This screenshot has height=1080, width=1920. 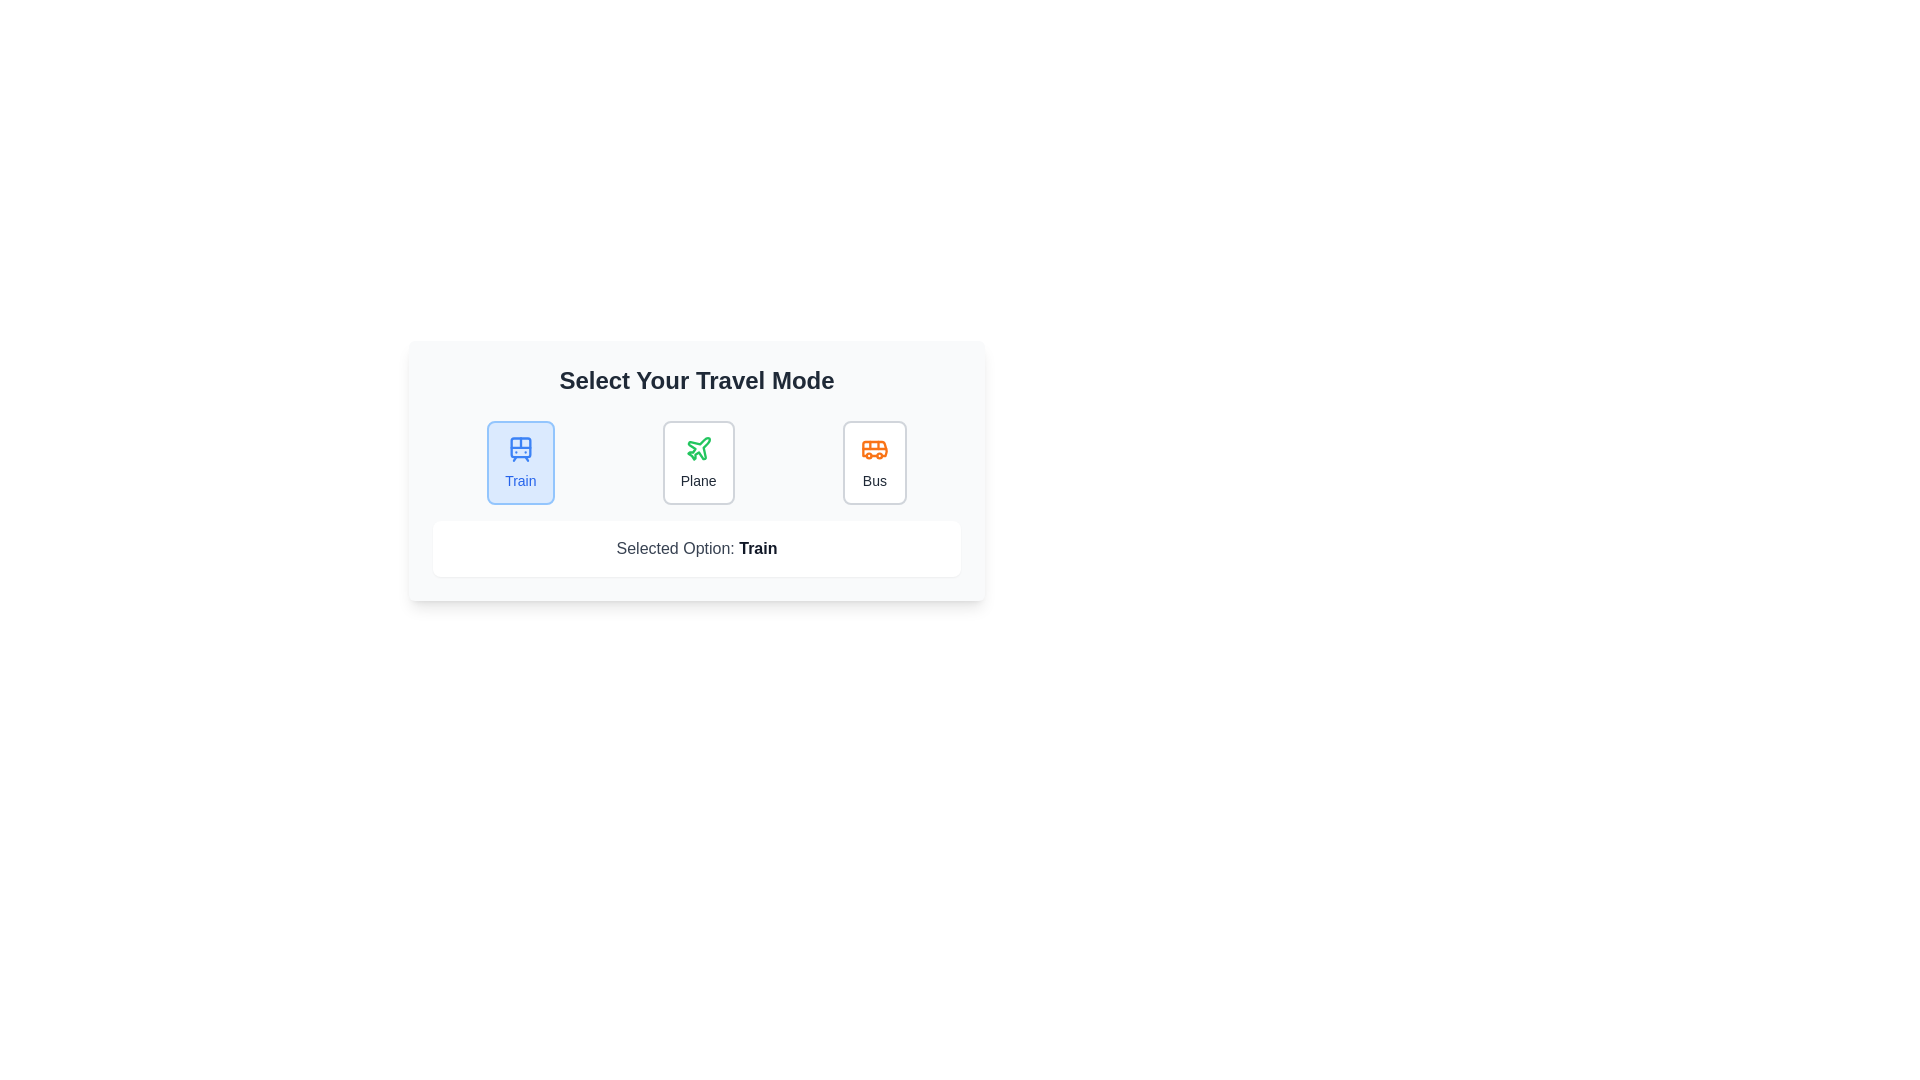 What do you see at coordinates (874, 462) in the screenshot?
I see `the 'Bus' button, which is the third button in a horizontal group of three located near the top center of the interface` at bounding box center [874, 462].